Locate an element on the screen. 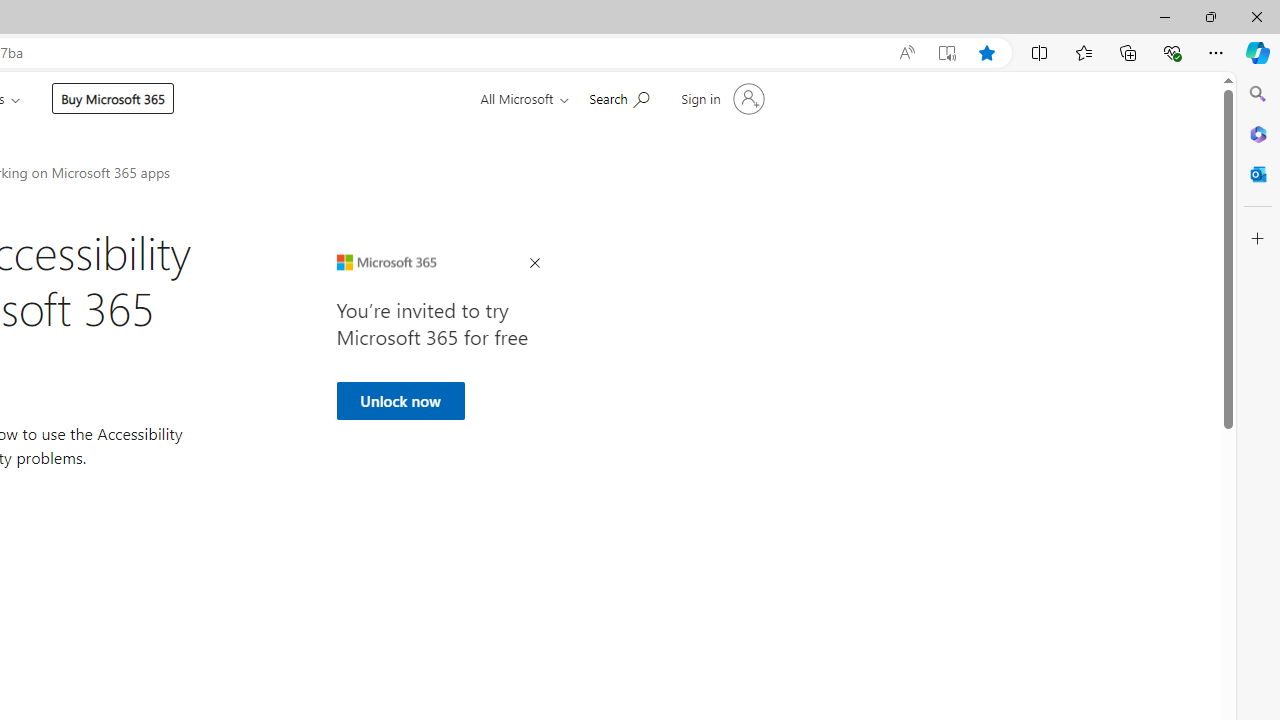  'Close Ad' is located at coordinates (534, 263).